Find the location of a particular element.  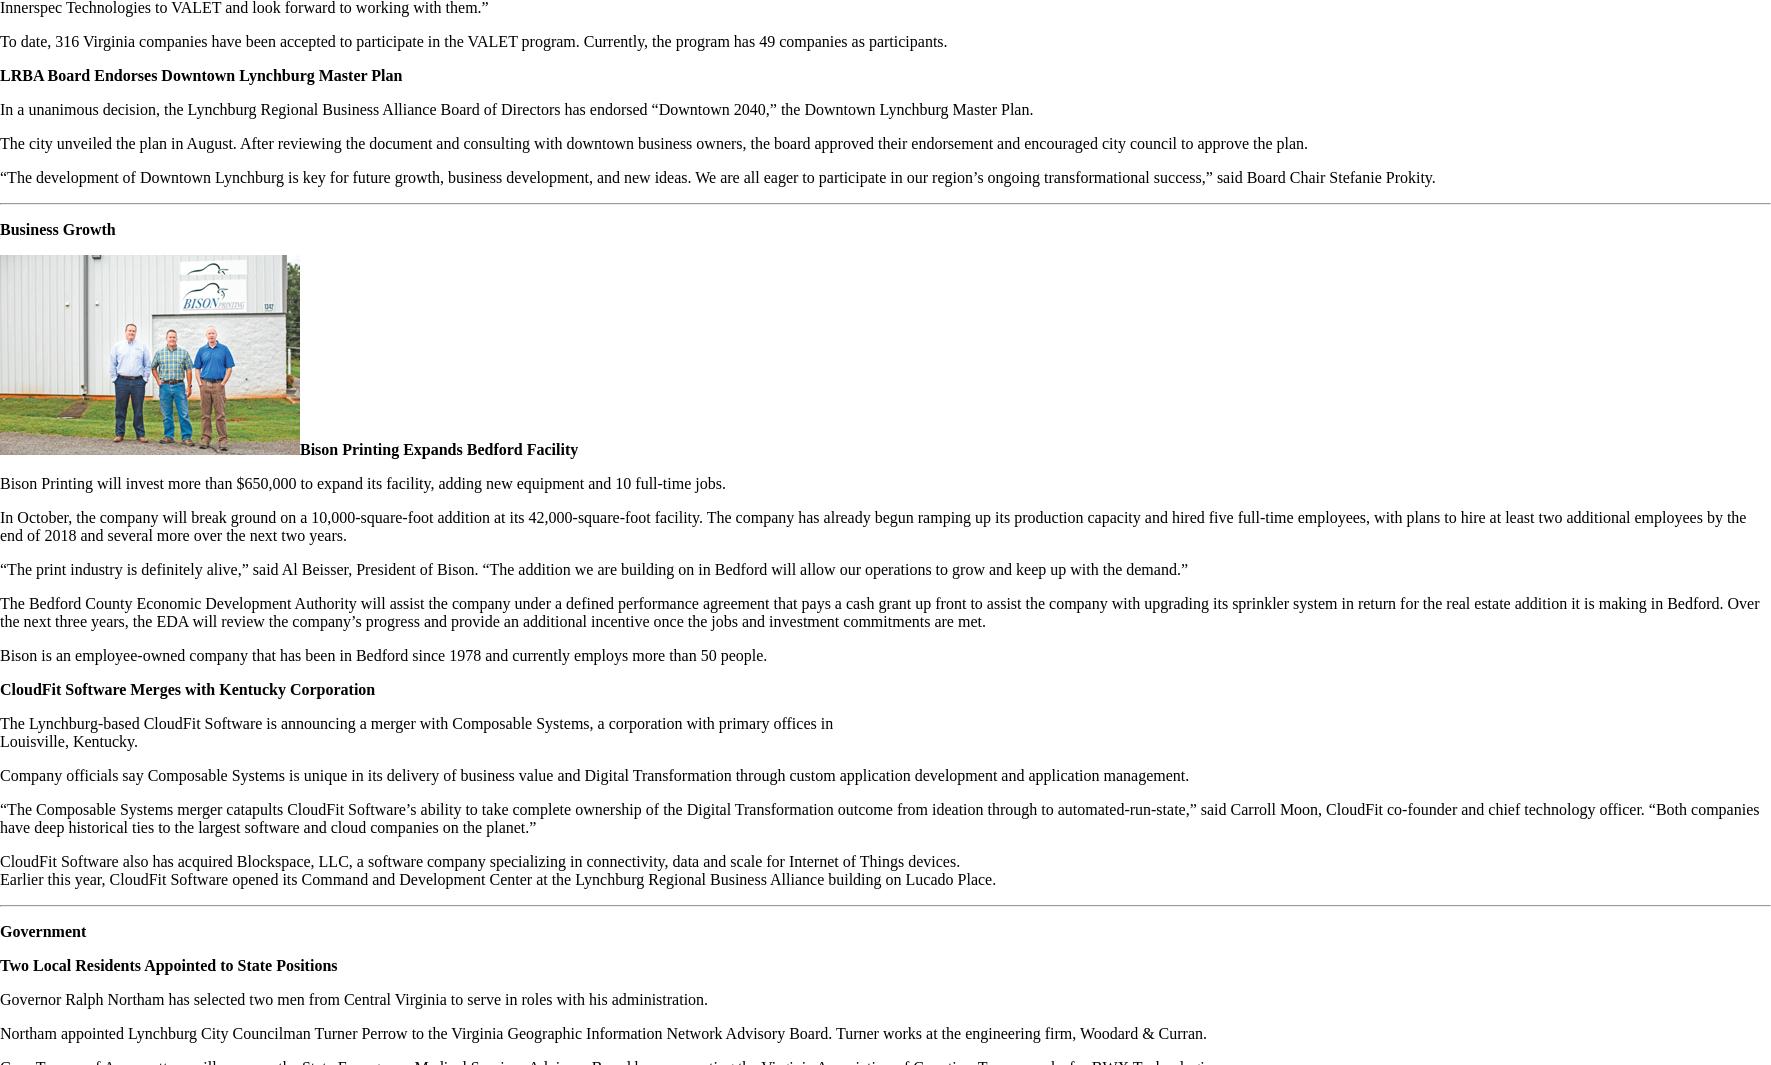

'Company officials say Composable Systems is unique in its delivery of business value and Digital Transformation through custom application development and application management.' is located at coordinates (593, 775).